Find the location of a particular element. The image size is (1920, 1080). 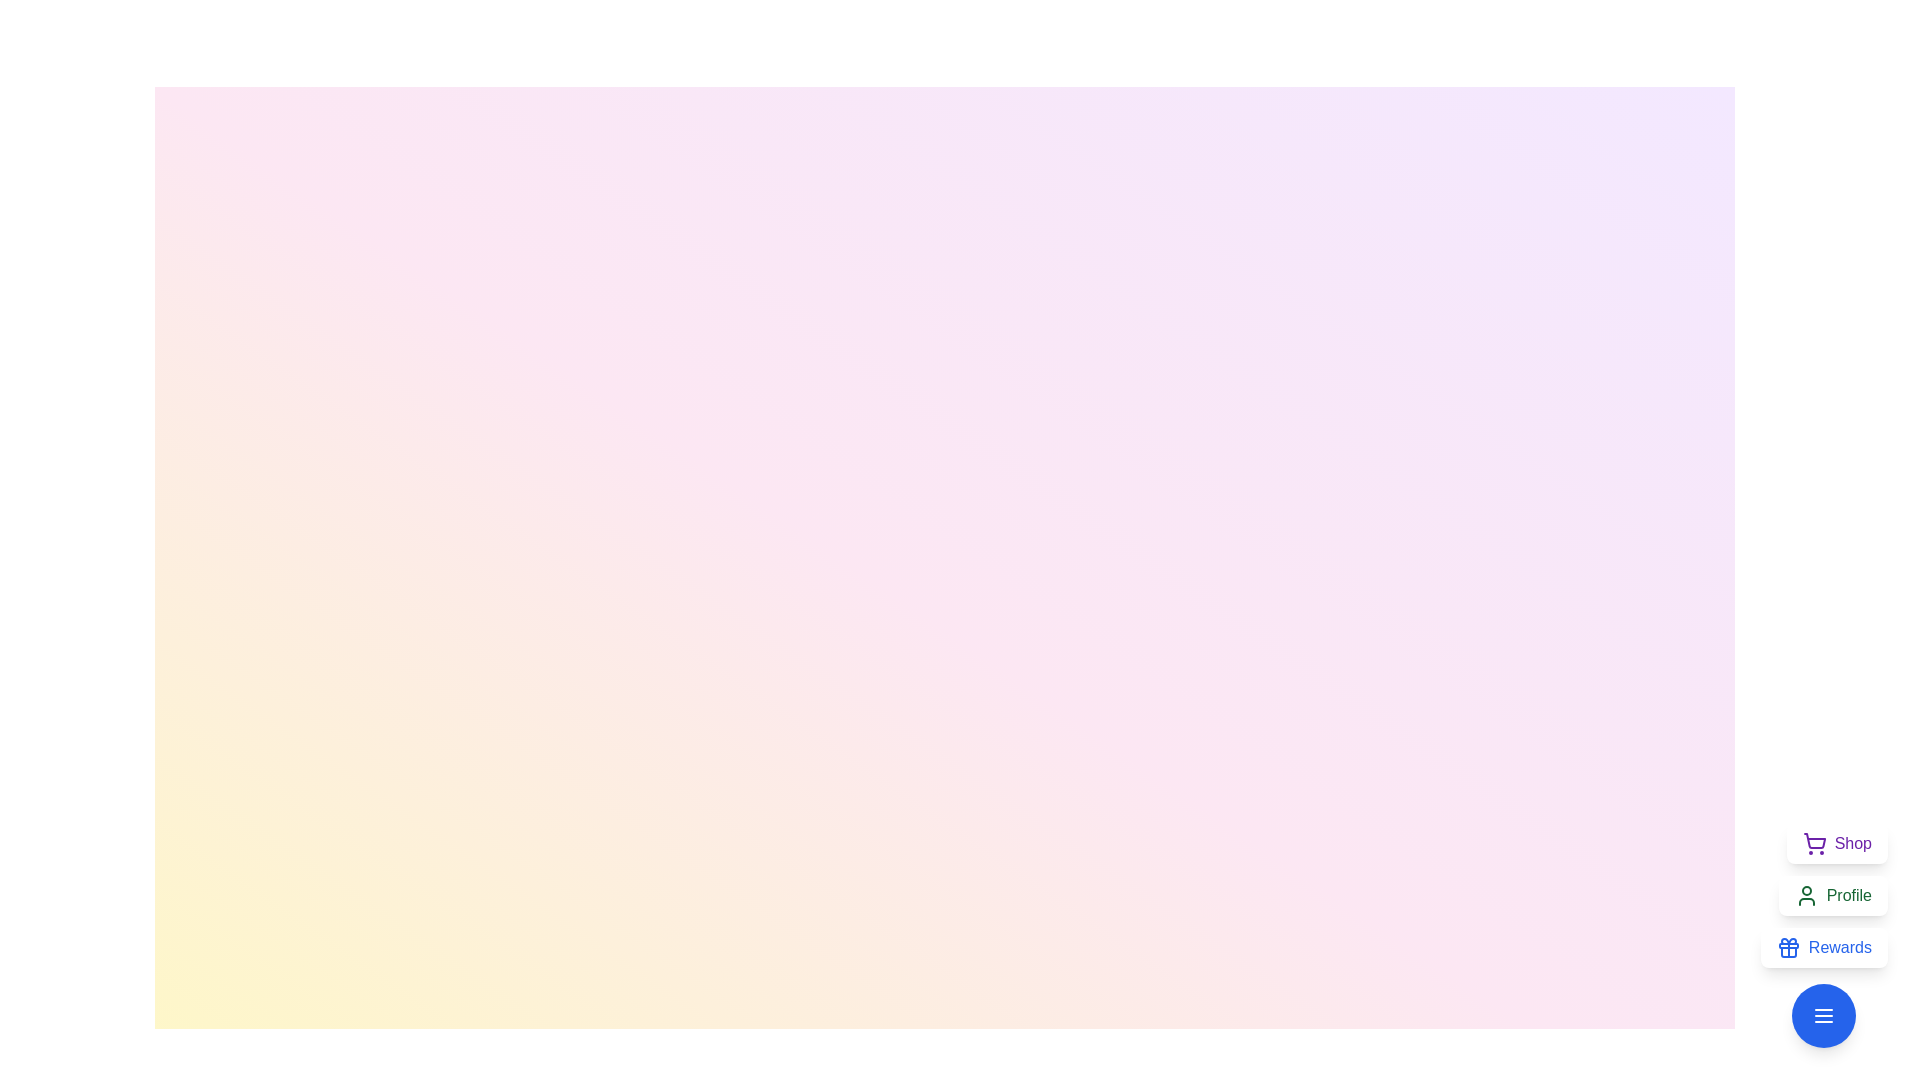

the 'Rewards' button, which is a rectangular button with a white background and blue text, located below the 'Profile' button is located at coordinates (1824, 947).